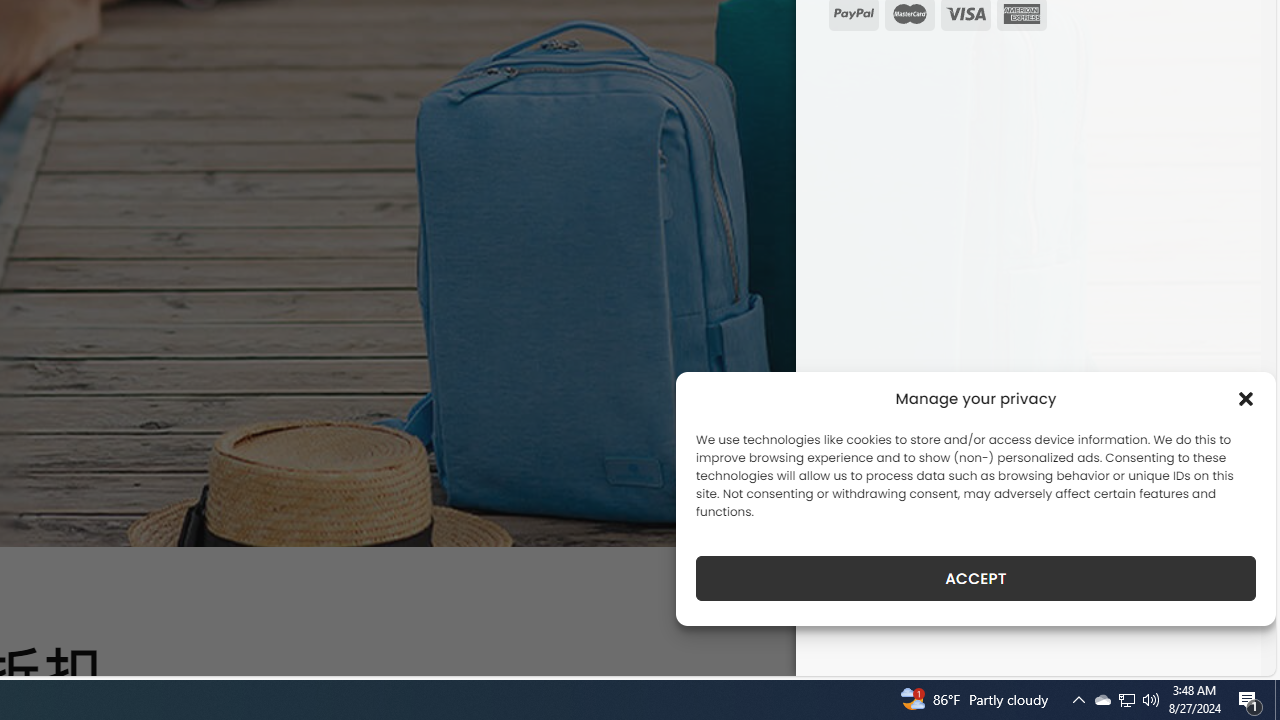 The width and height of the screenshot is (1280, 720). I want to click on 'ACCEPT', so click(976, 578).